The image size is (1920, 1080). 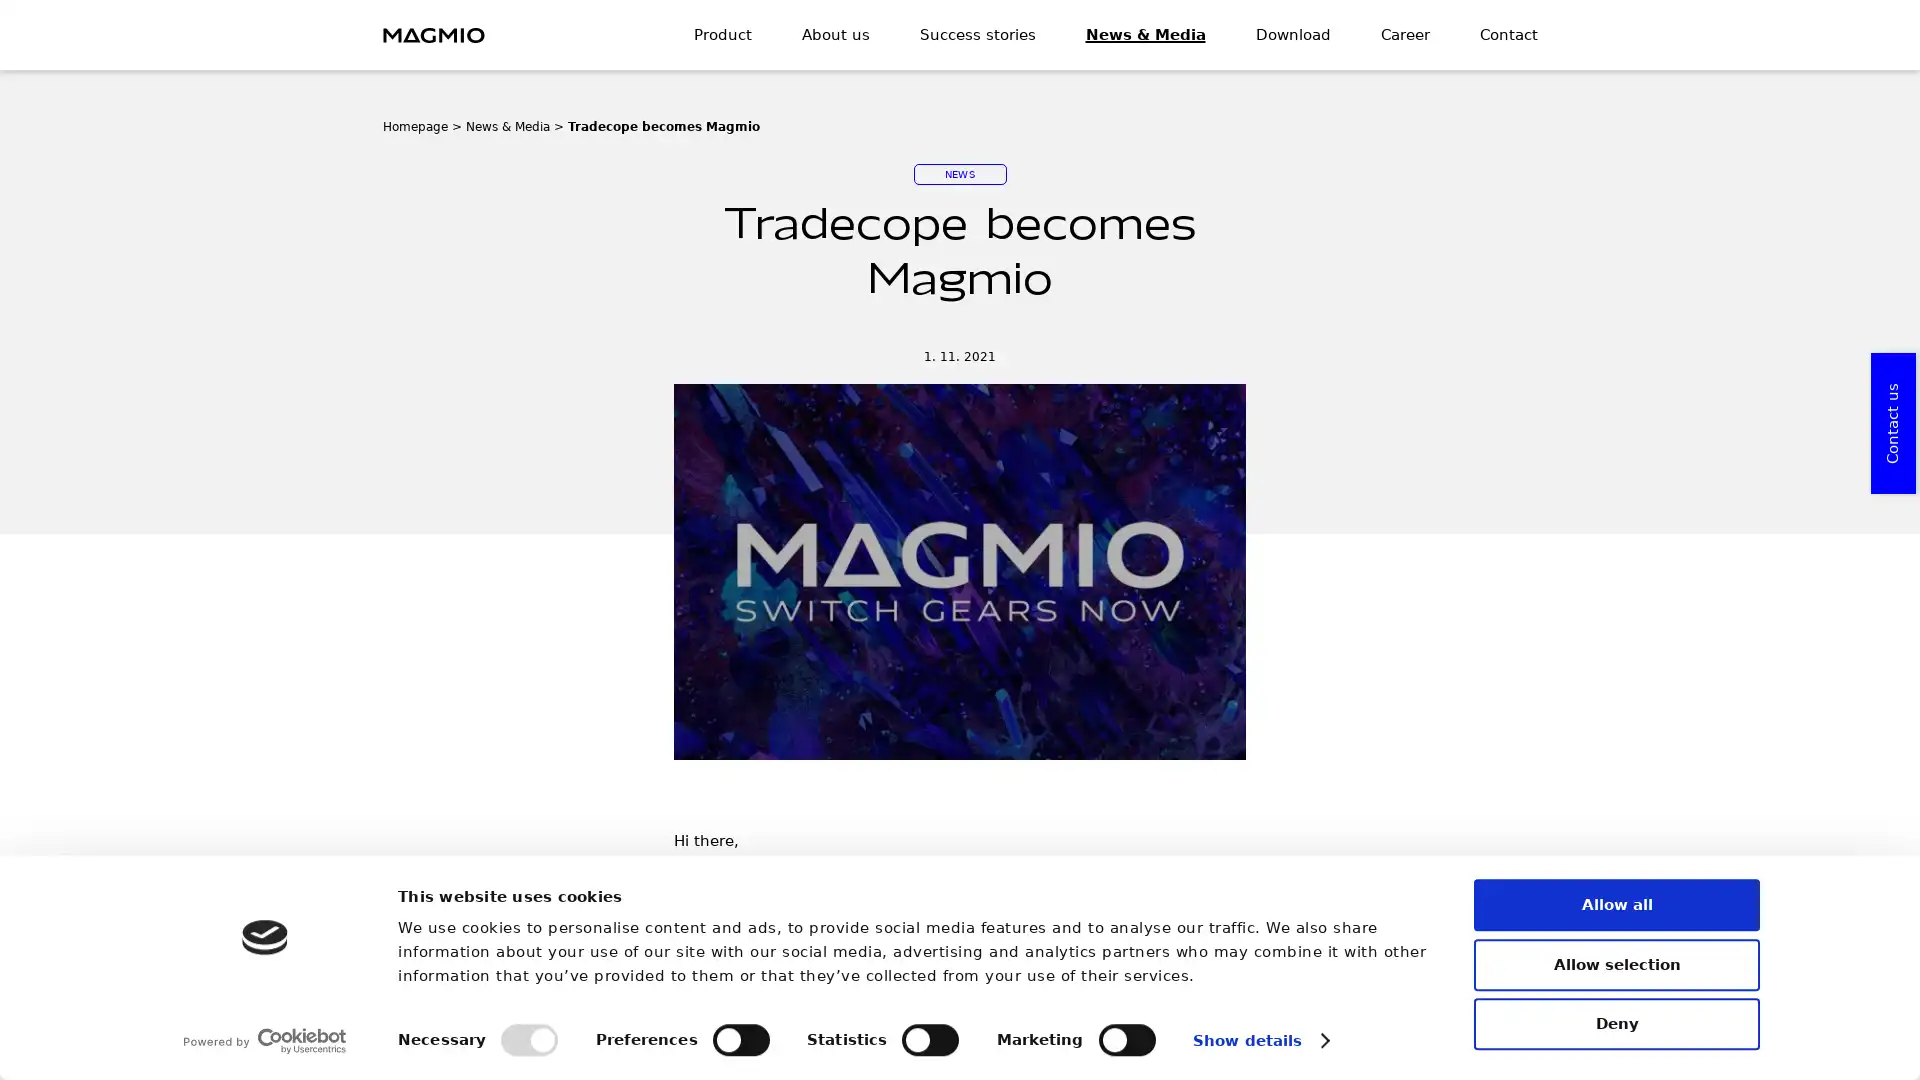 I want to click on Allow all, so click(x=1617, y=905).